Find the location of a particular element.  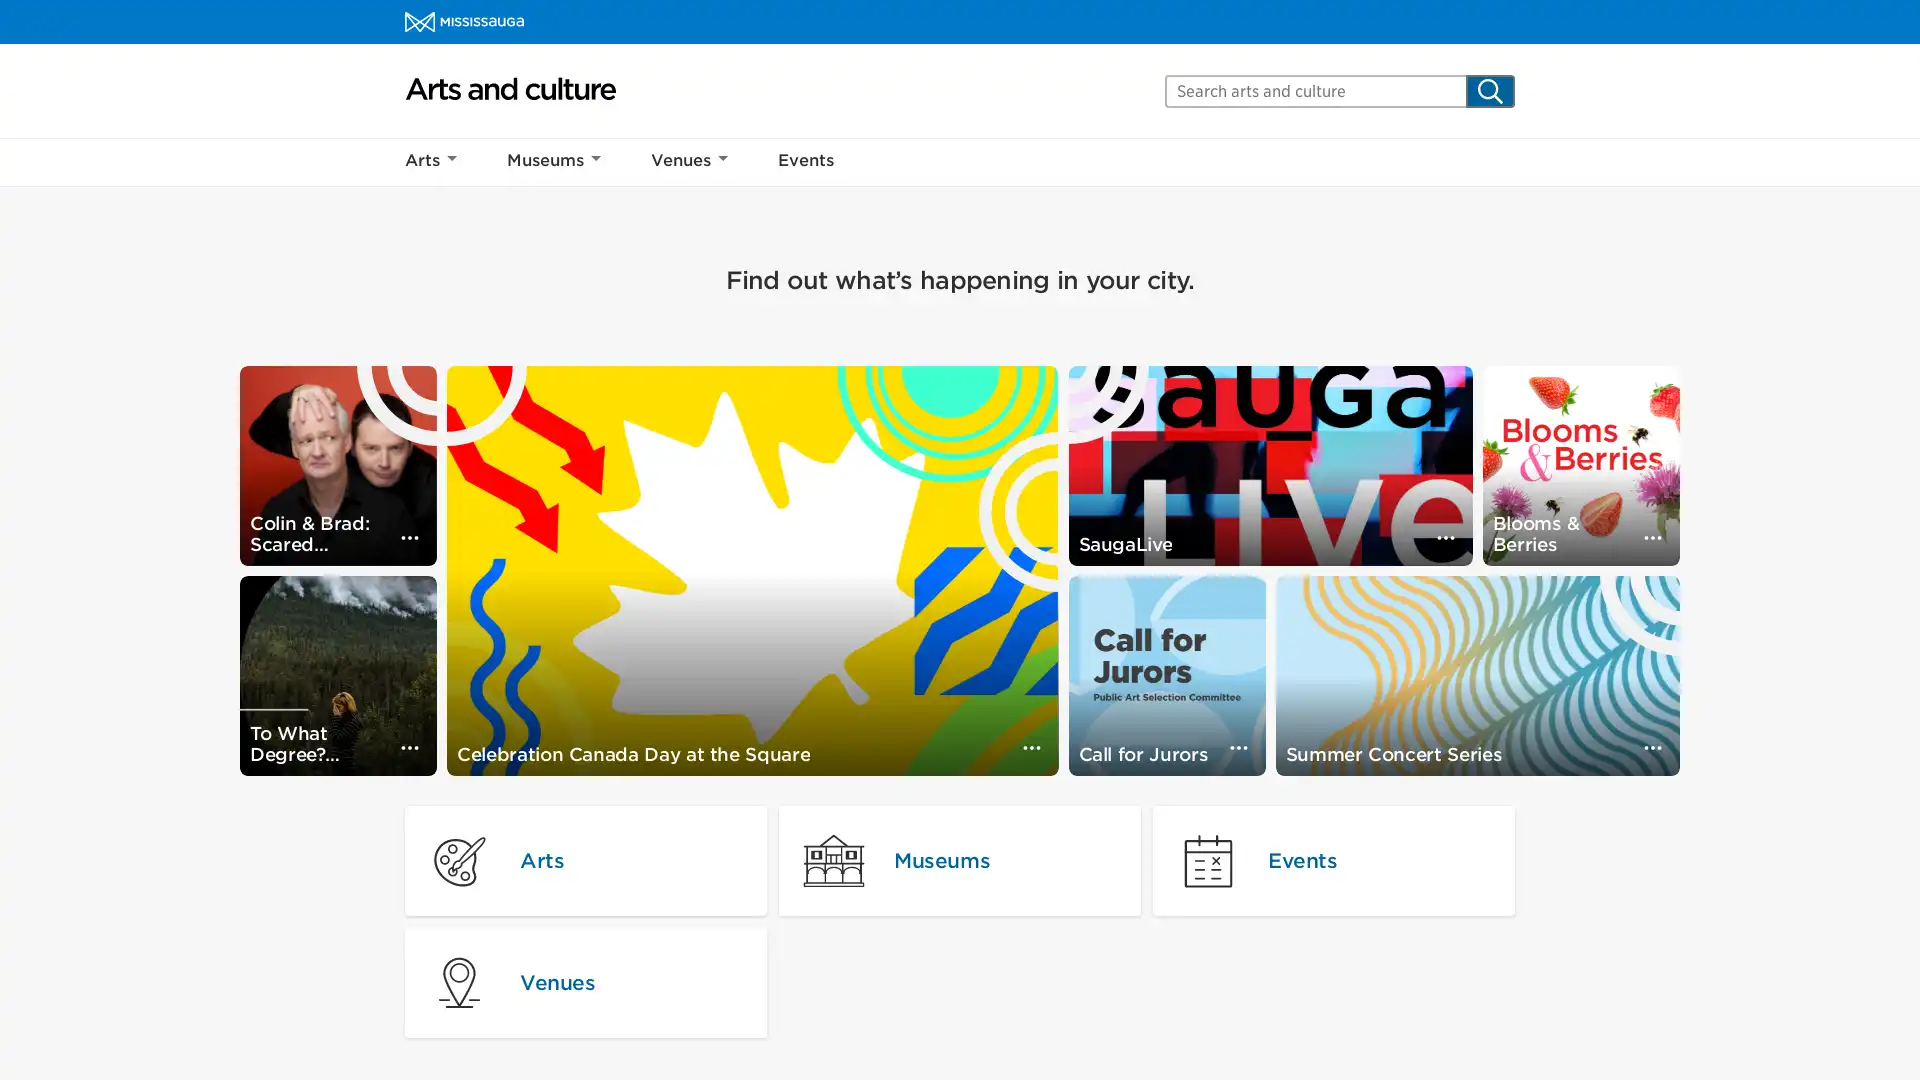

Visually show the card details is located at coordinates (408, 748).